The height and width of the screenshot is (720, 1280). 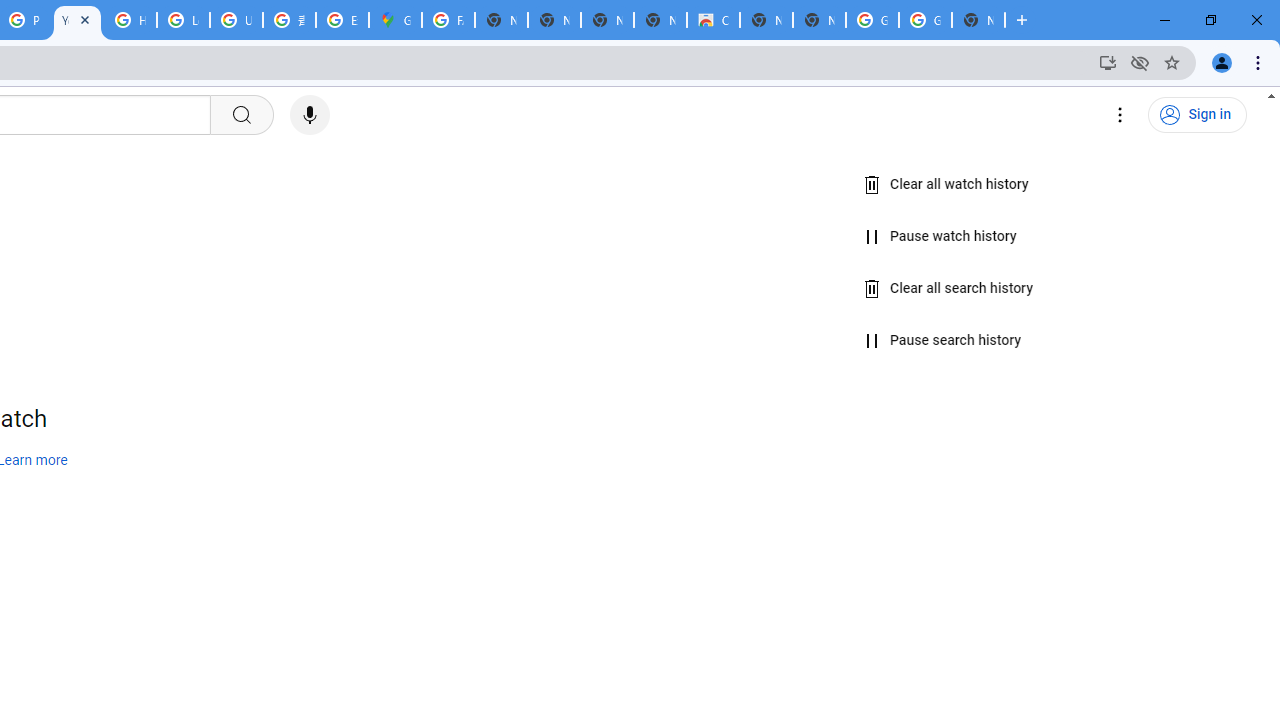 What do you see at coordinates (1139, 61) in the screenshot?
I see `'Third-party cookies blocked'` at bounding box center [1139, 61].